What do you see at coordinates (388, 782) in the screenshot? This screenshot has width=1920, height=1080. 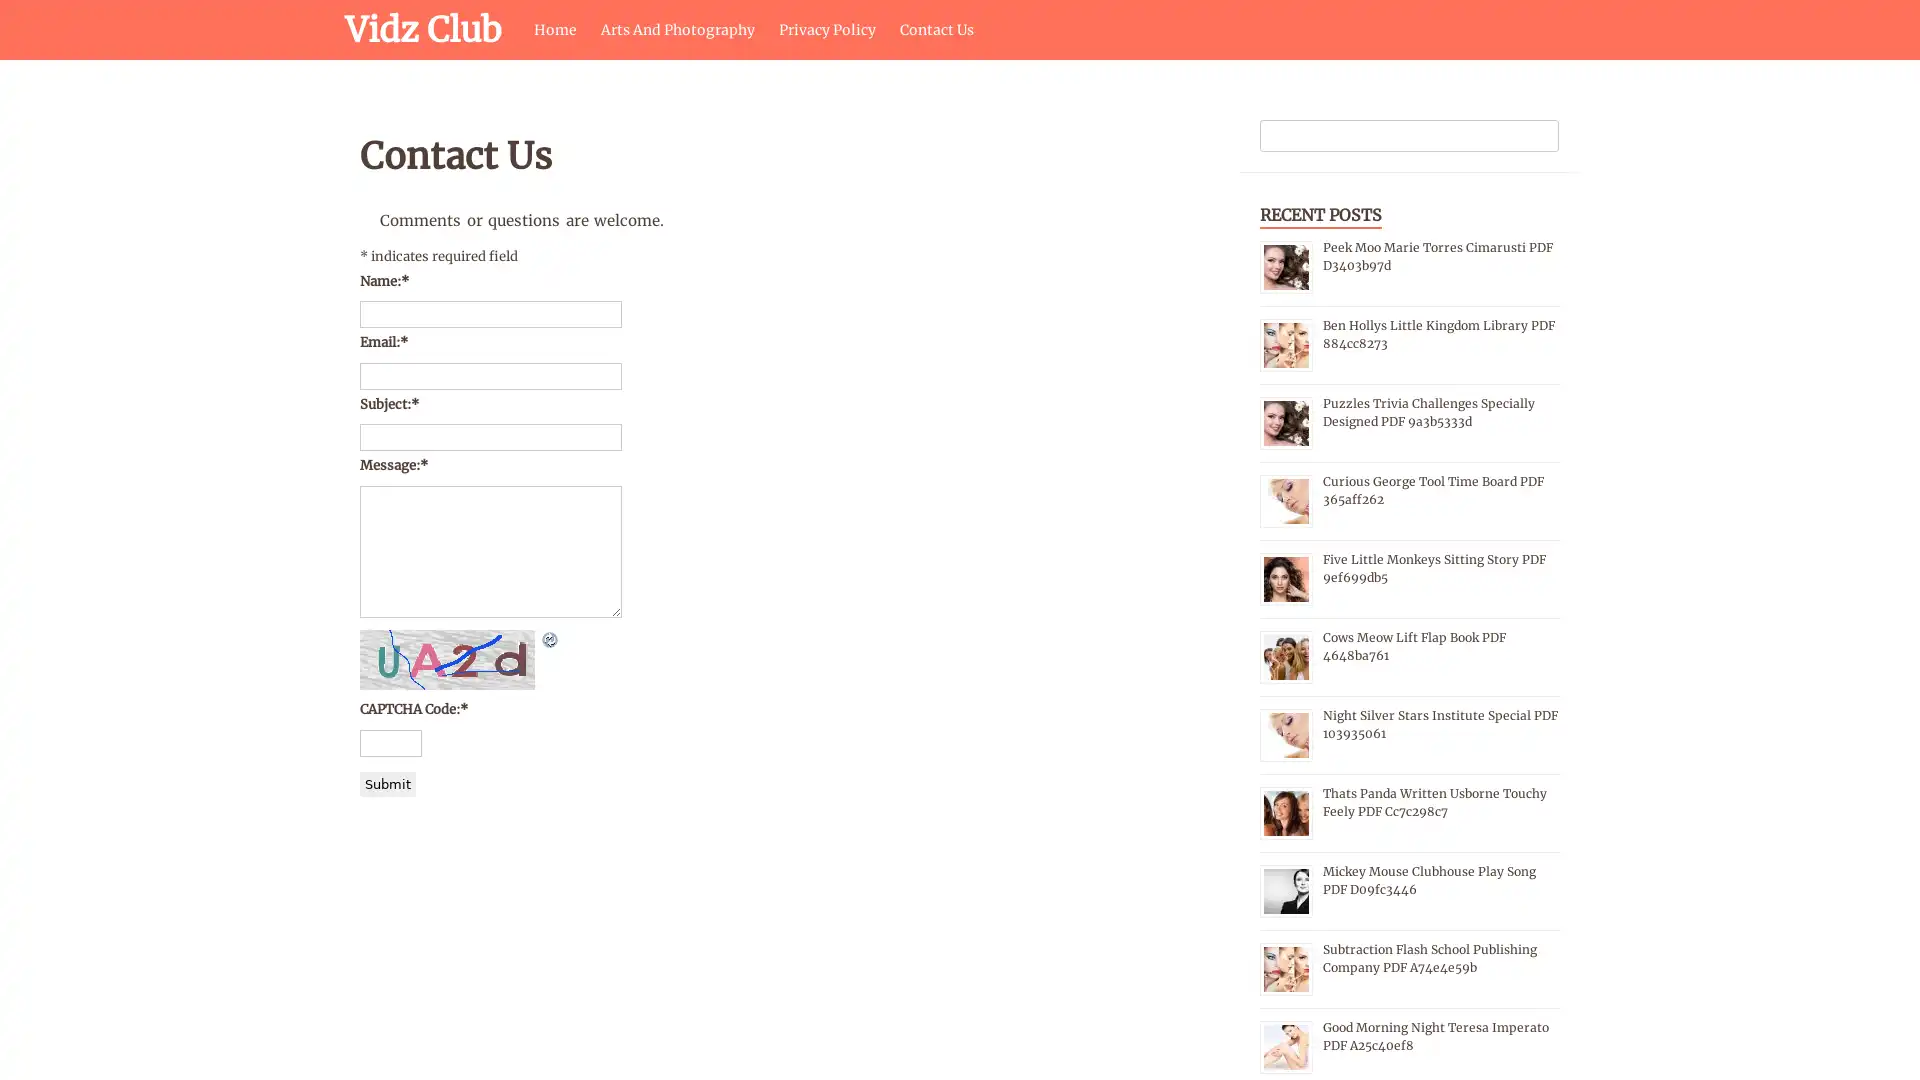 I see `Submit` at bounding box center [388, 782].